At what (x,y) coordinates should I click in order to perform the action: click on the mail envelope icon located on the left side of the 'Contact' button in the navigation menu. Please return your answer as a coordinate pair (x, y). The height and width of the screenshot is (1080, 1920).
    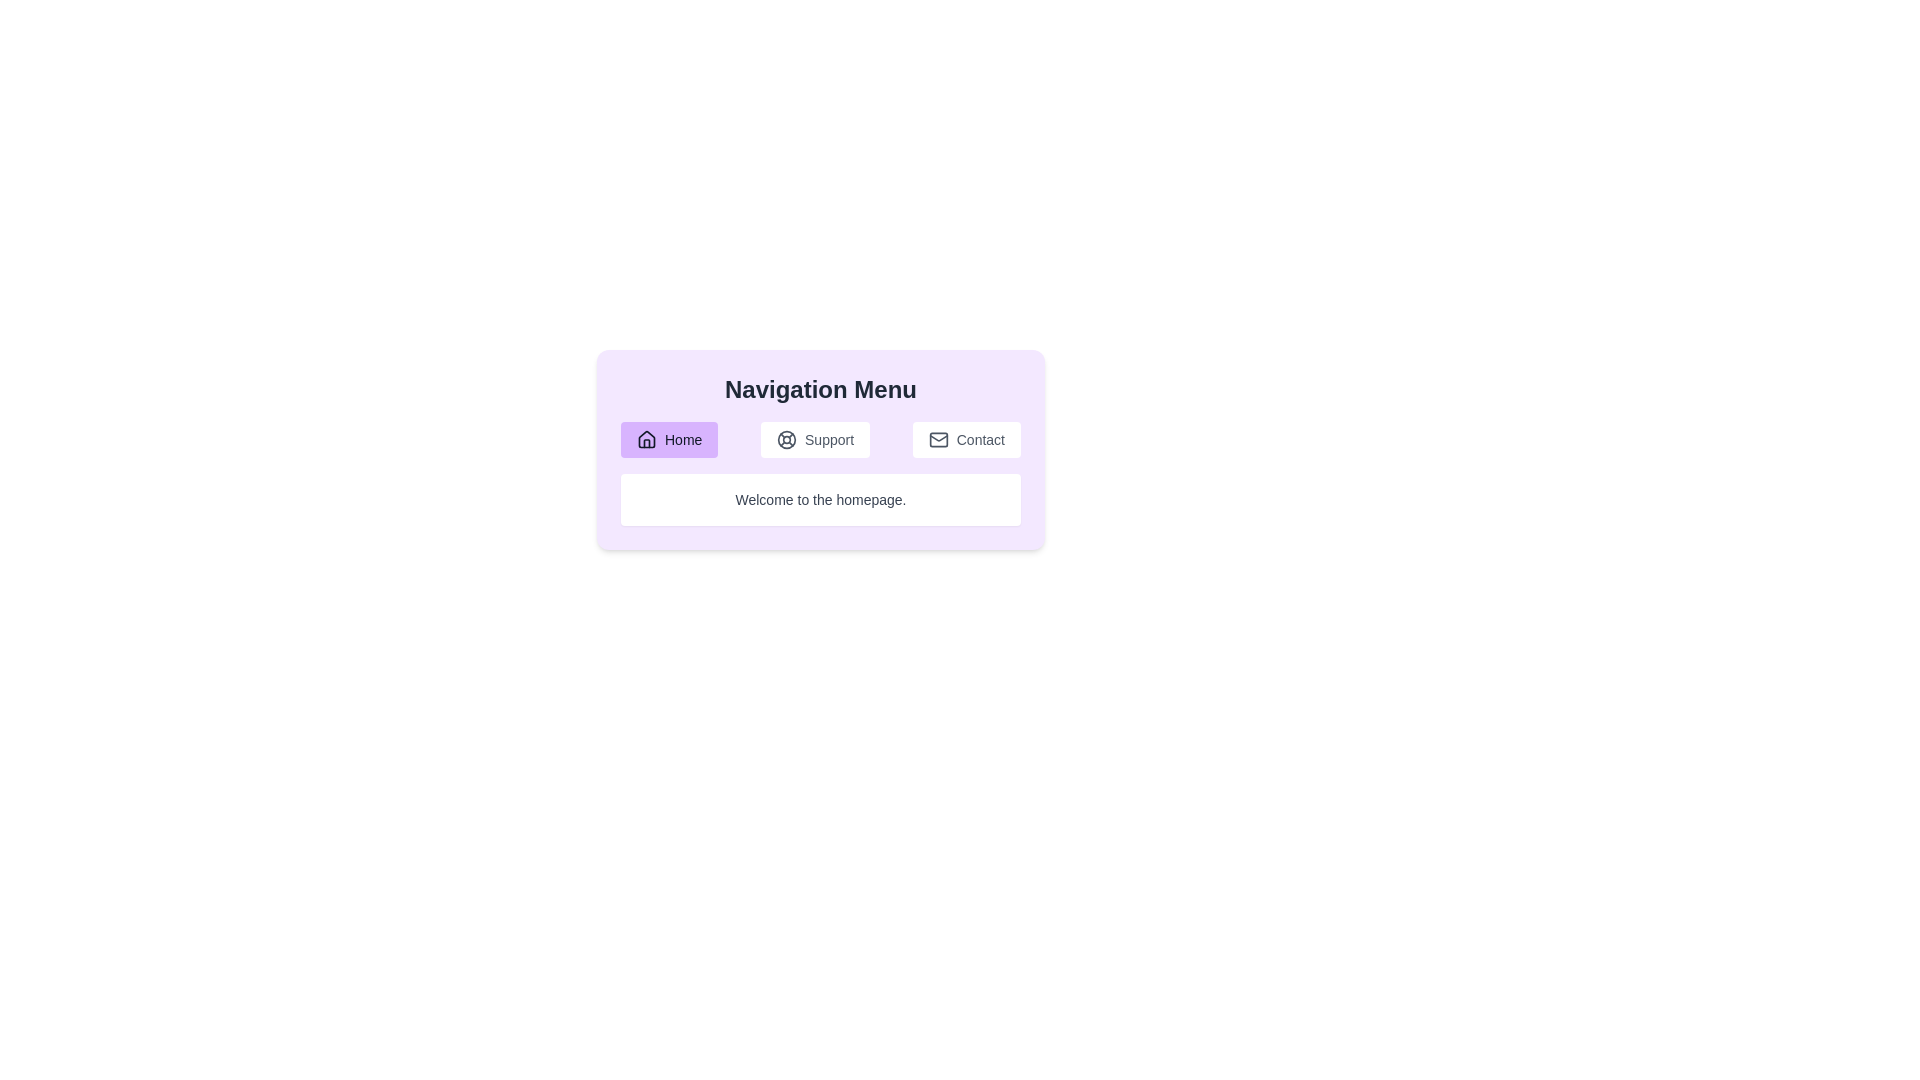
    Looking at the image, I should click on (937, 438).